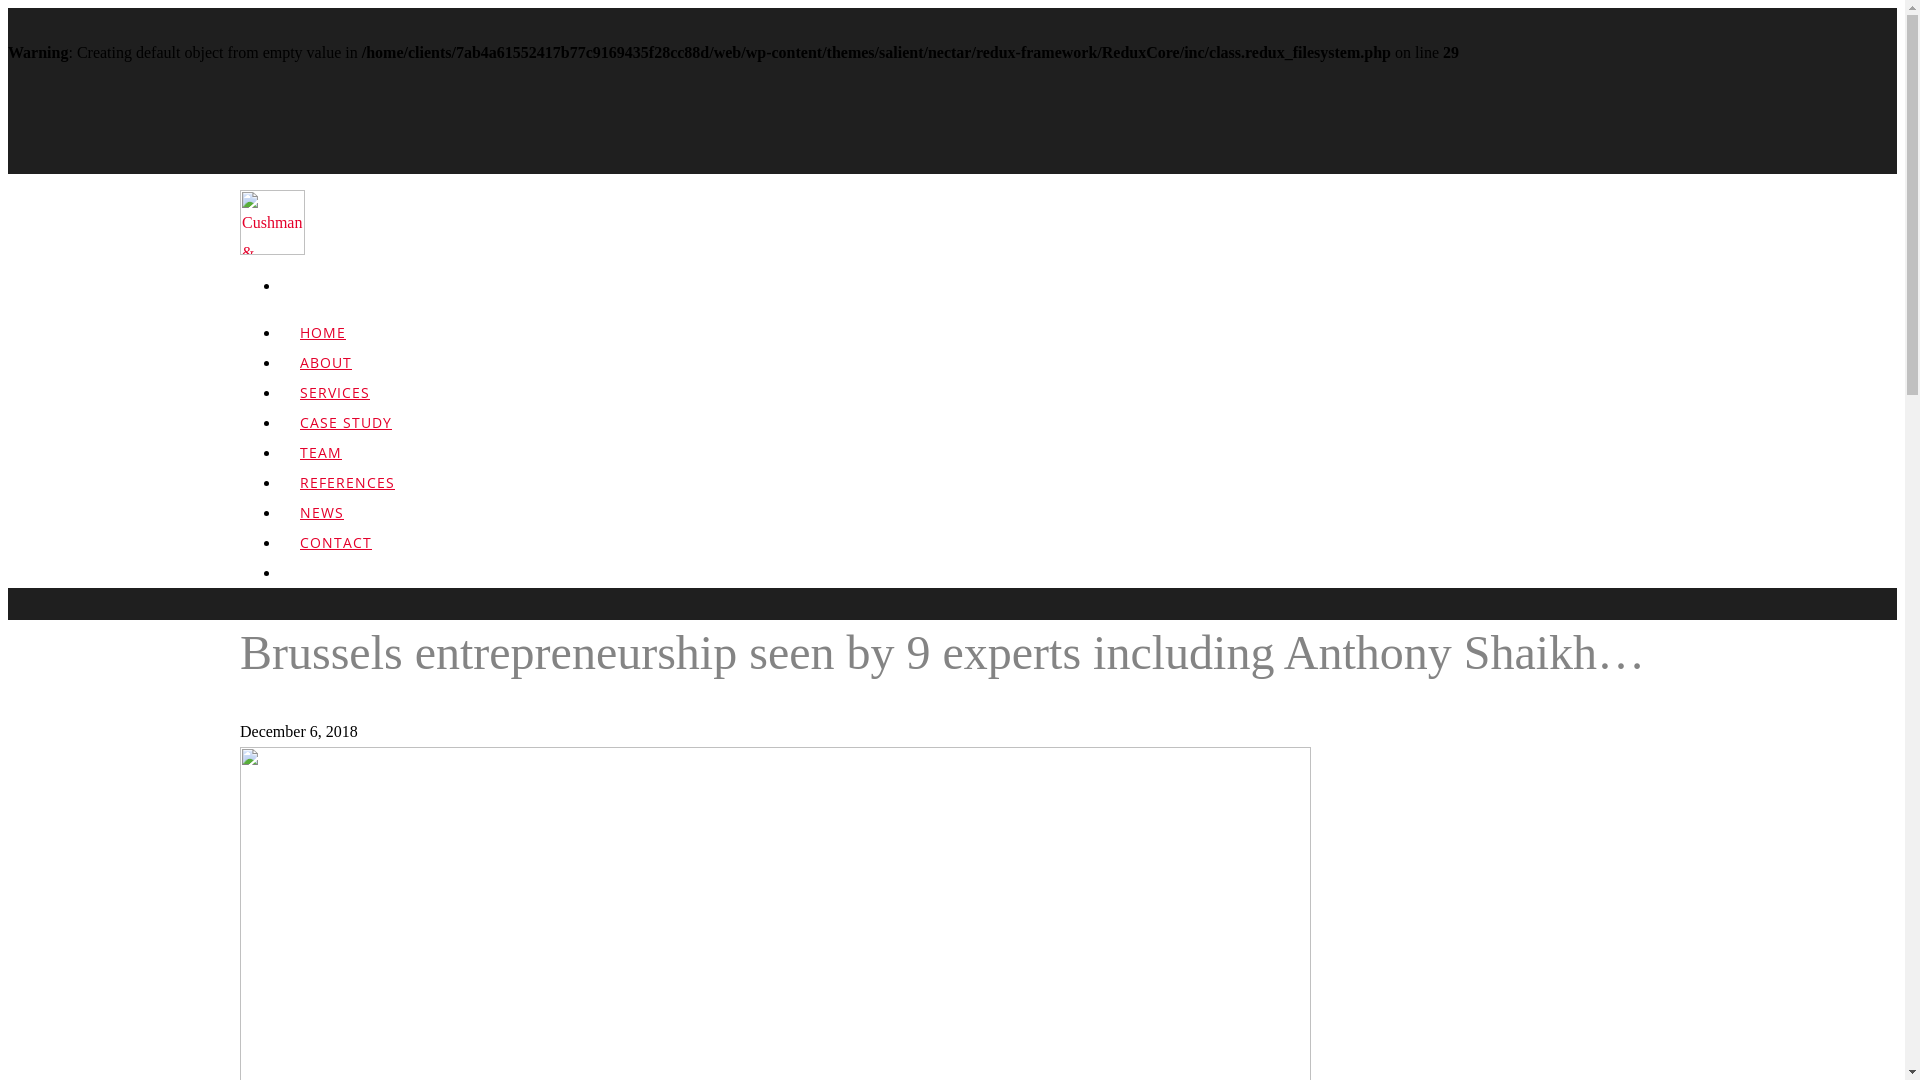 This screenshot has height=1080, width=1920. I want to click on 'REFERENCES', so click(347, 495).